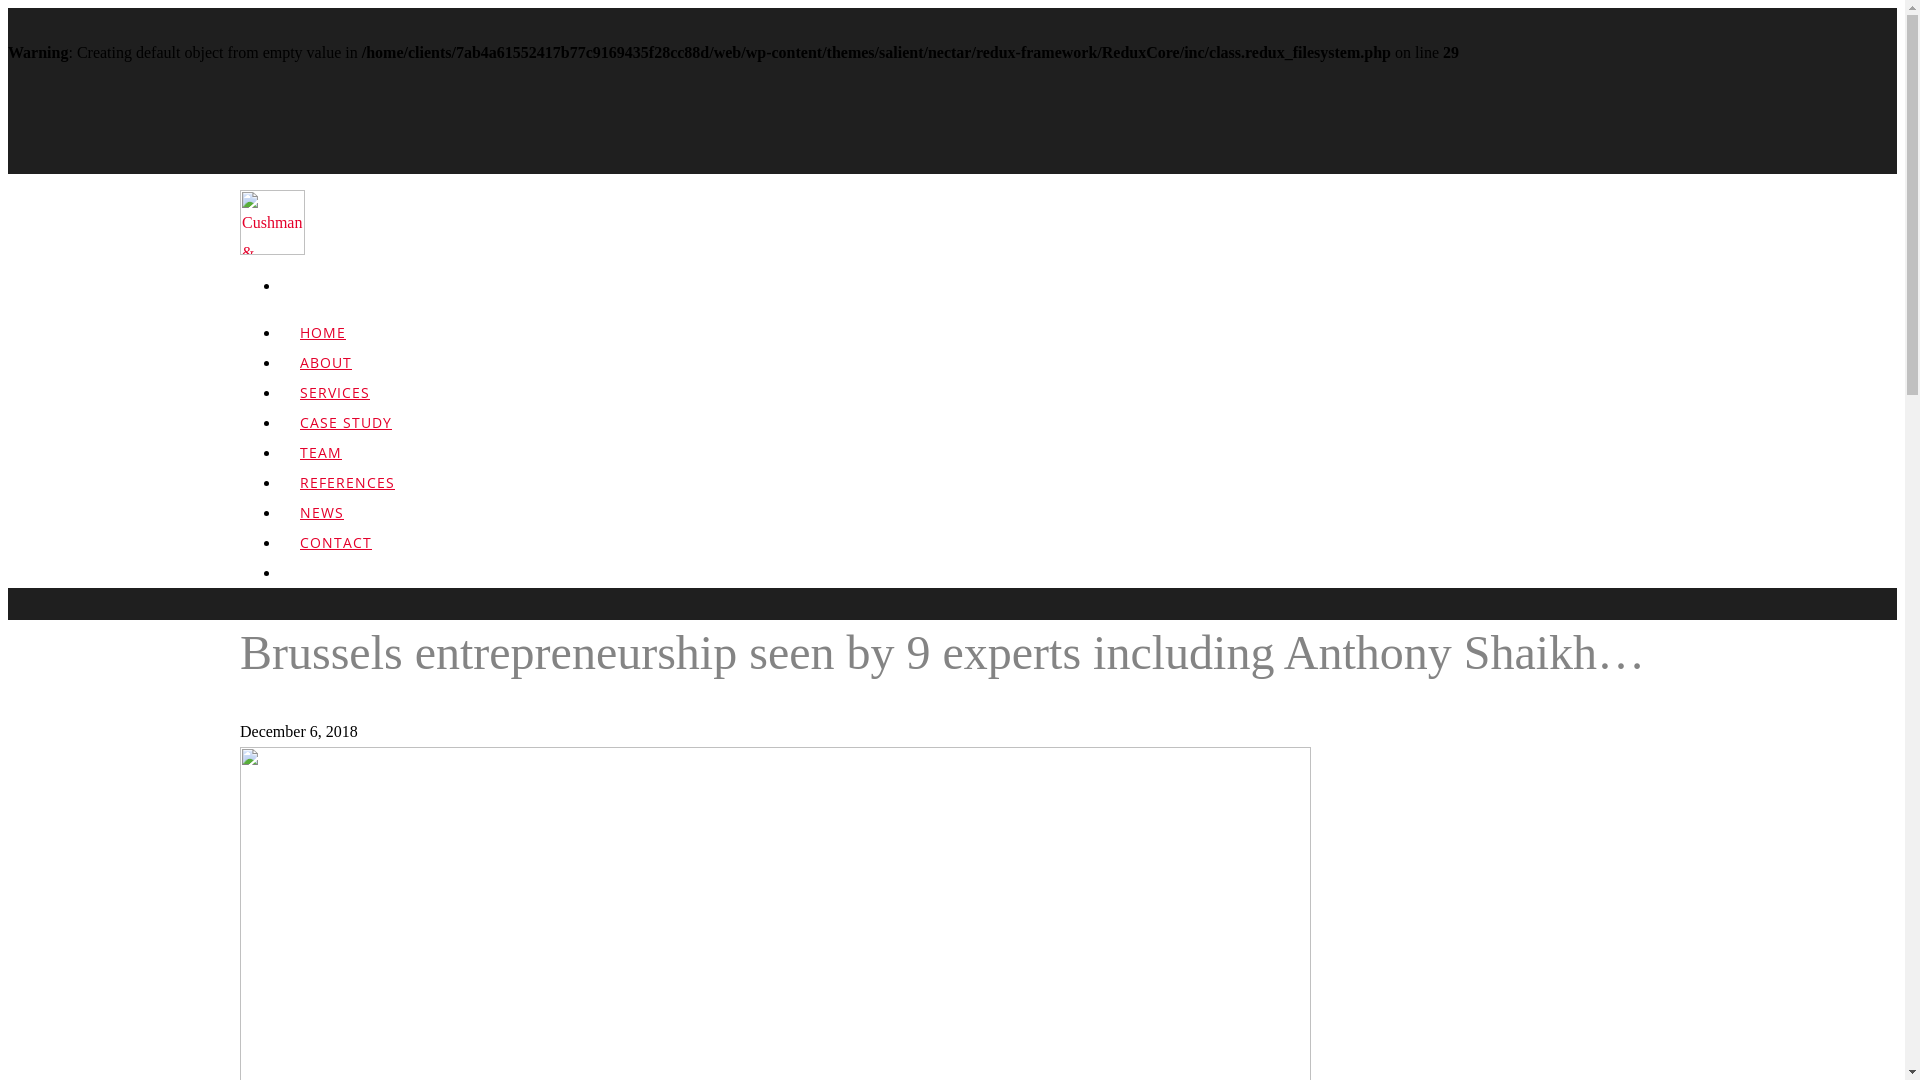 This screenshot has height=1080, width=1920. I want to click on 'REFERENCES', so click(347, 495).